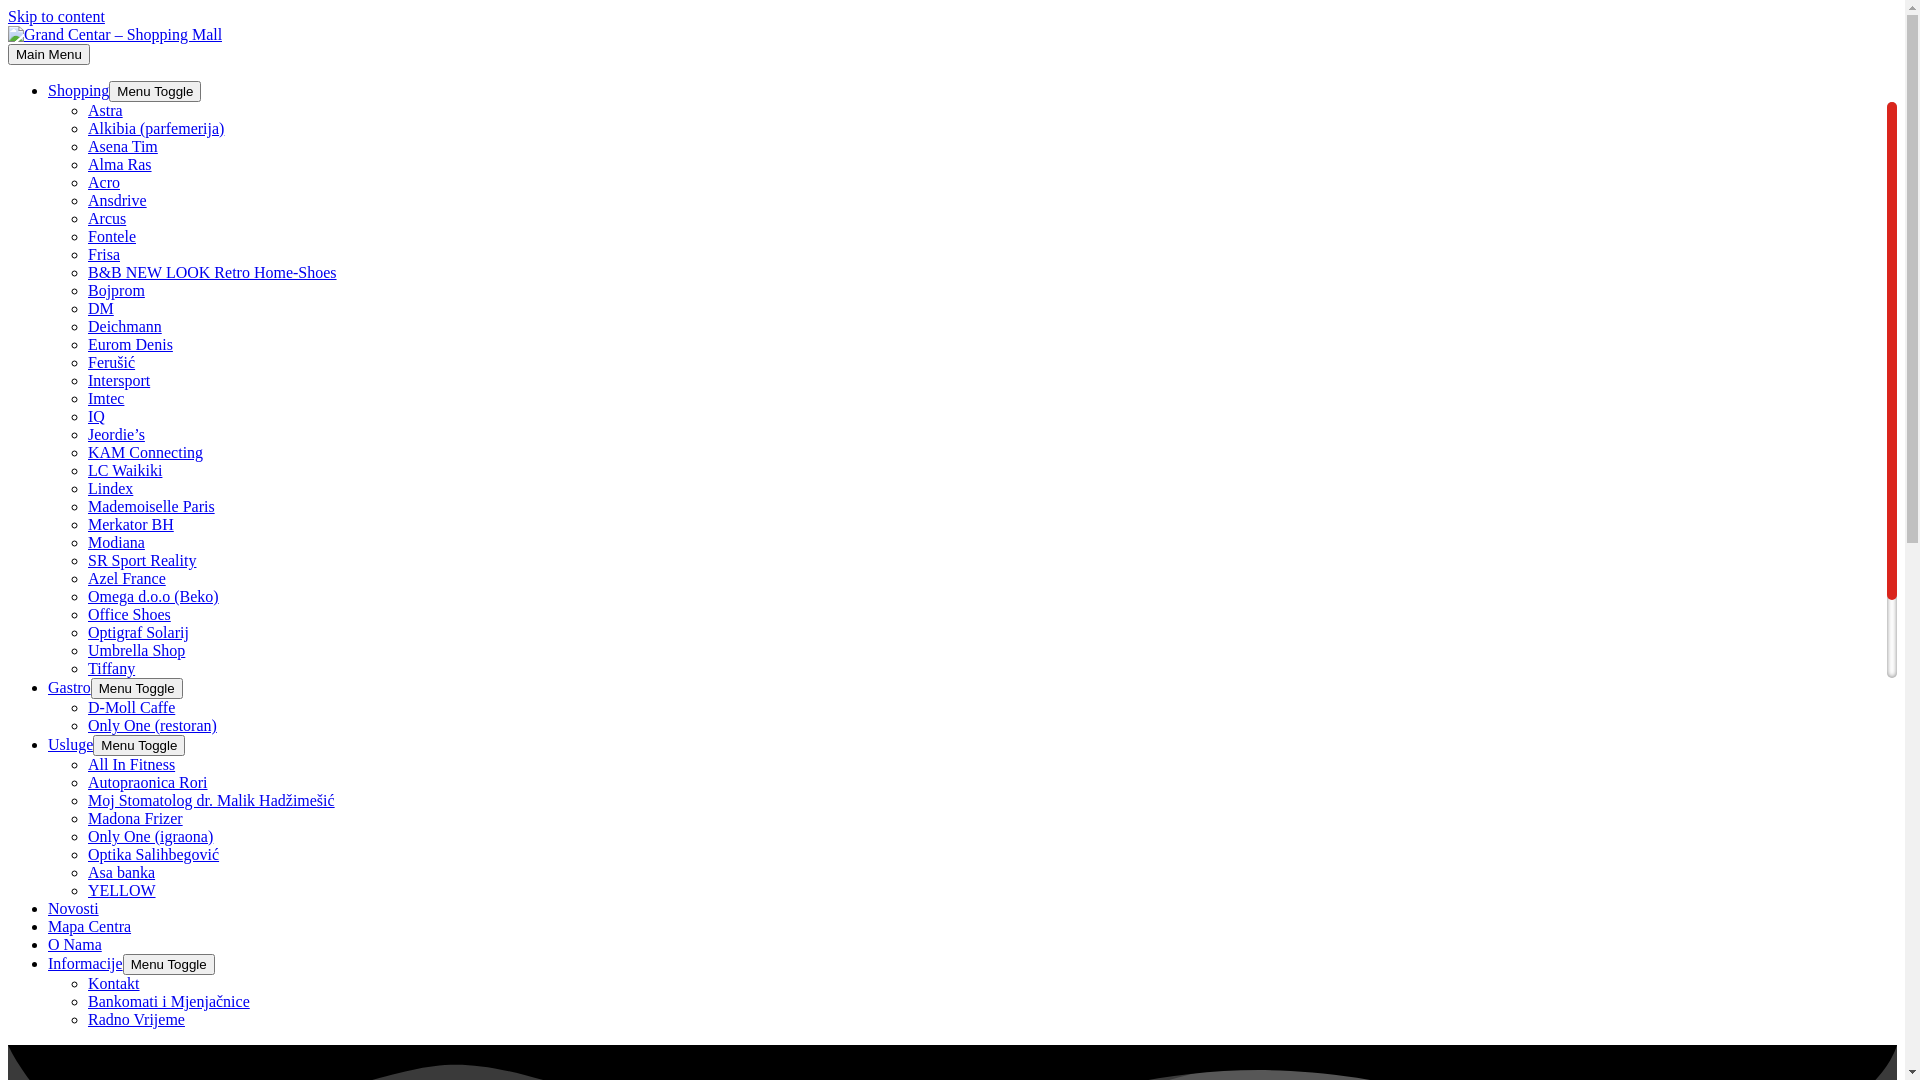 The image size is (1920, 1080). Describe the element at coordinates (86, 982) in the screenshot. I see `'Kontakt'` at that location.